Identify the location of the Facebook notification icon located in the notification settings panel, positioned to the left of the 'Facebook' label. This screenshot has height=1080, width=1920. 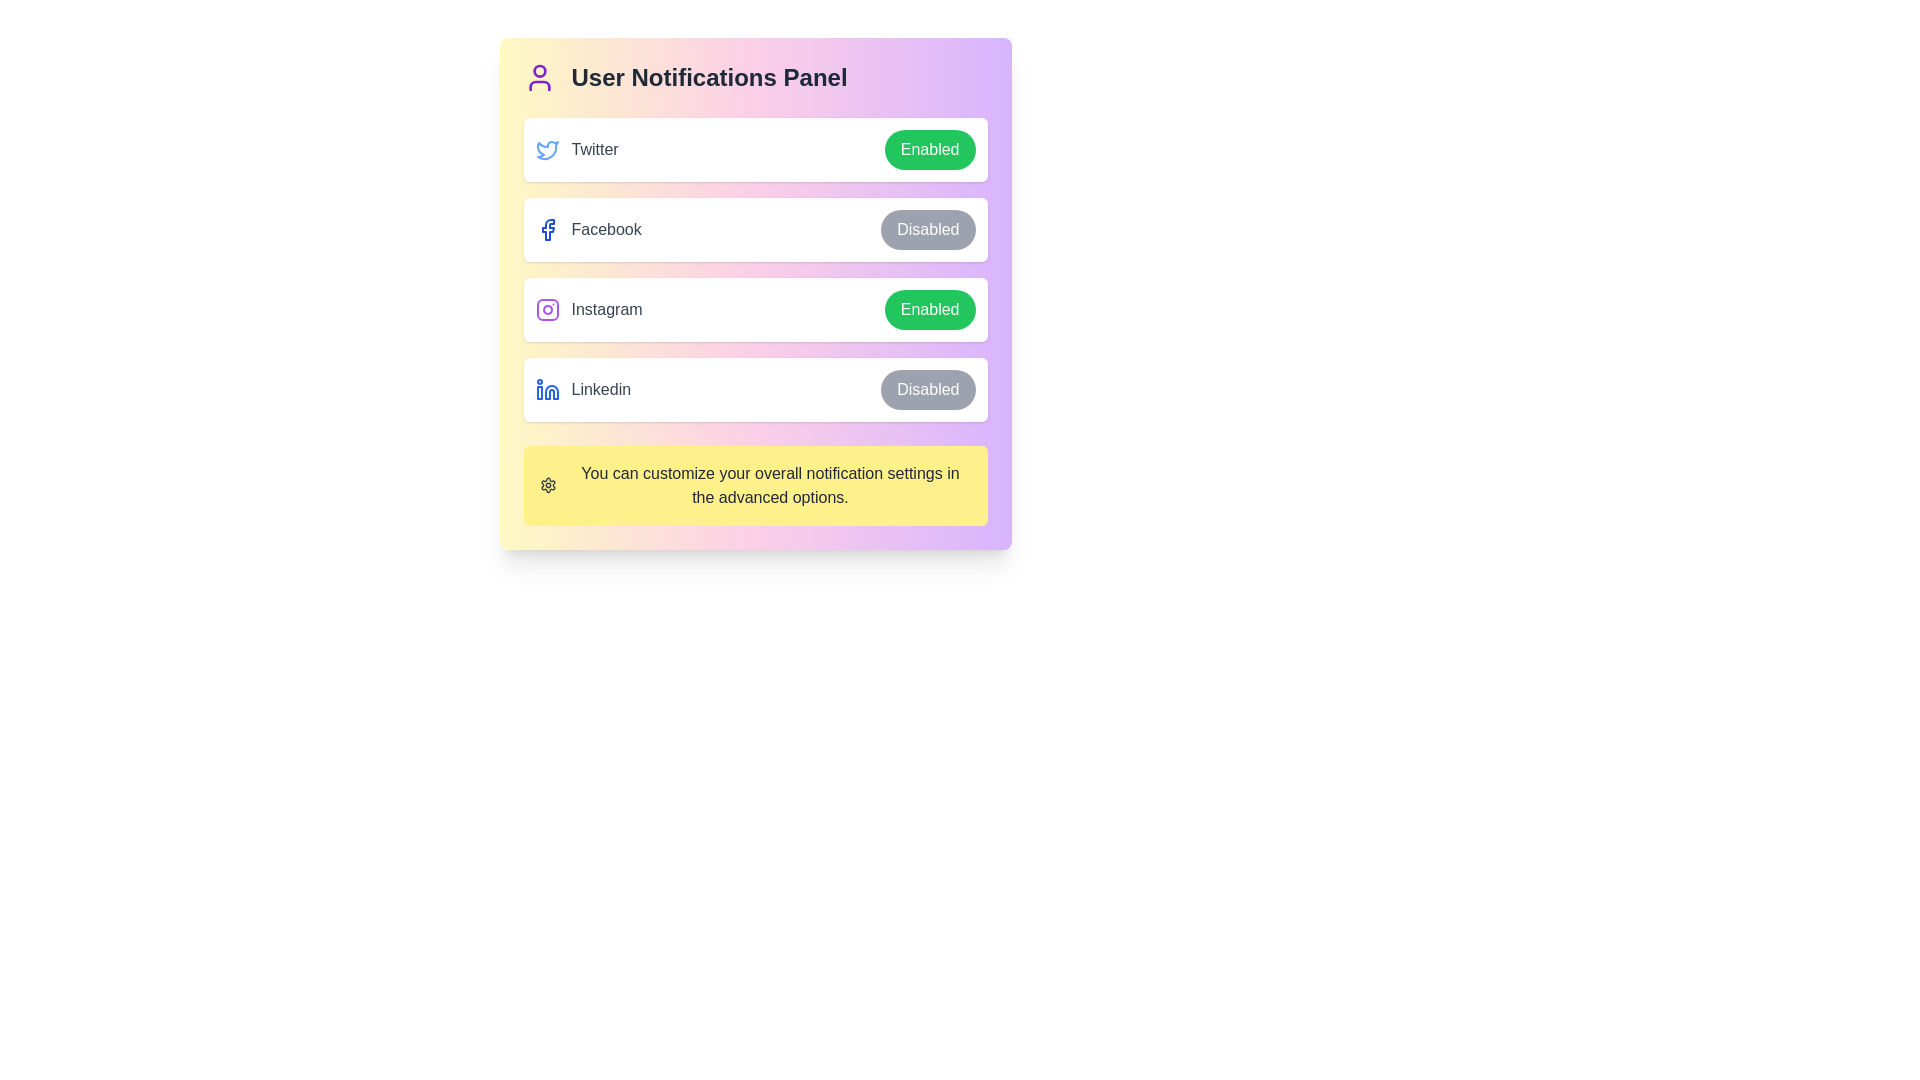
(547, 229).